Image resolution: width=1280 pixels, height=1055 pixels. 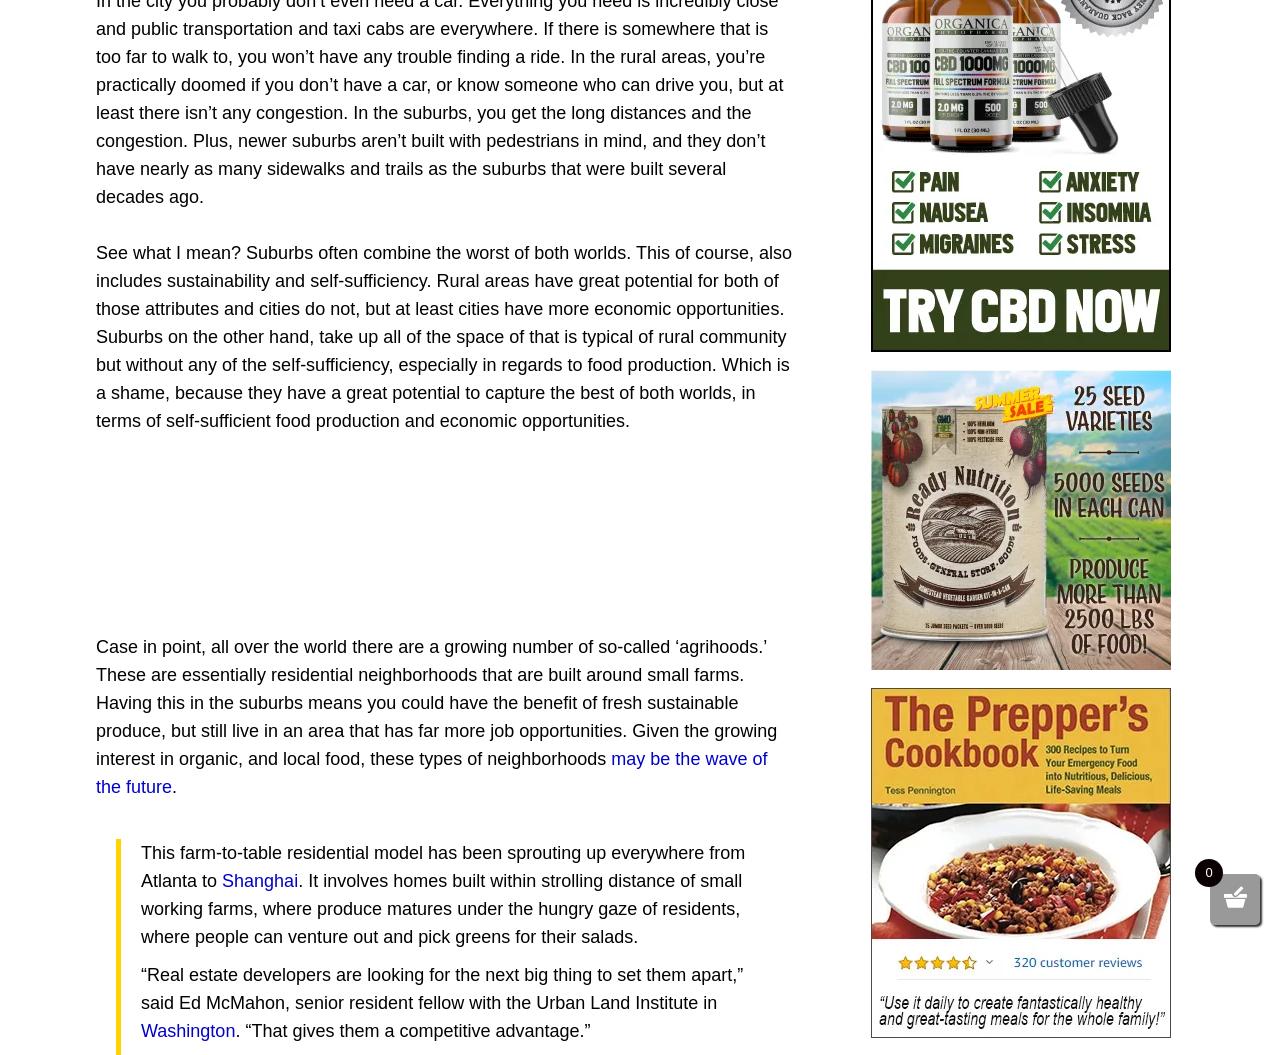 What do you see at coordinates (411, 1030) in the screenshot?
I see `'. “That gives them a competitive advantage.”'` at bounding box center [411, 1030].